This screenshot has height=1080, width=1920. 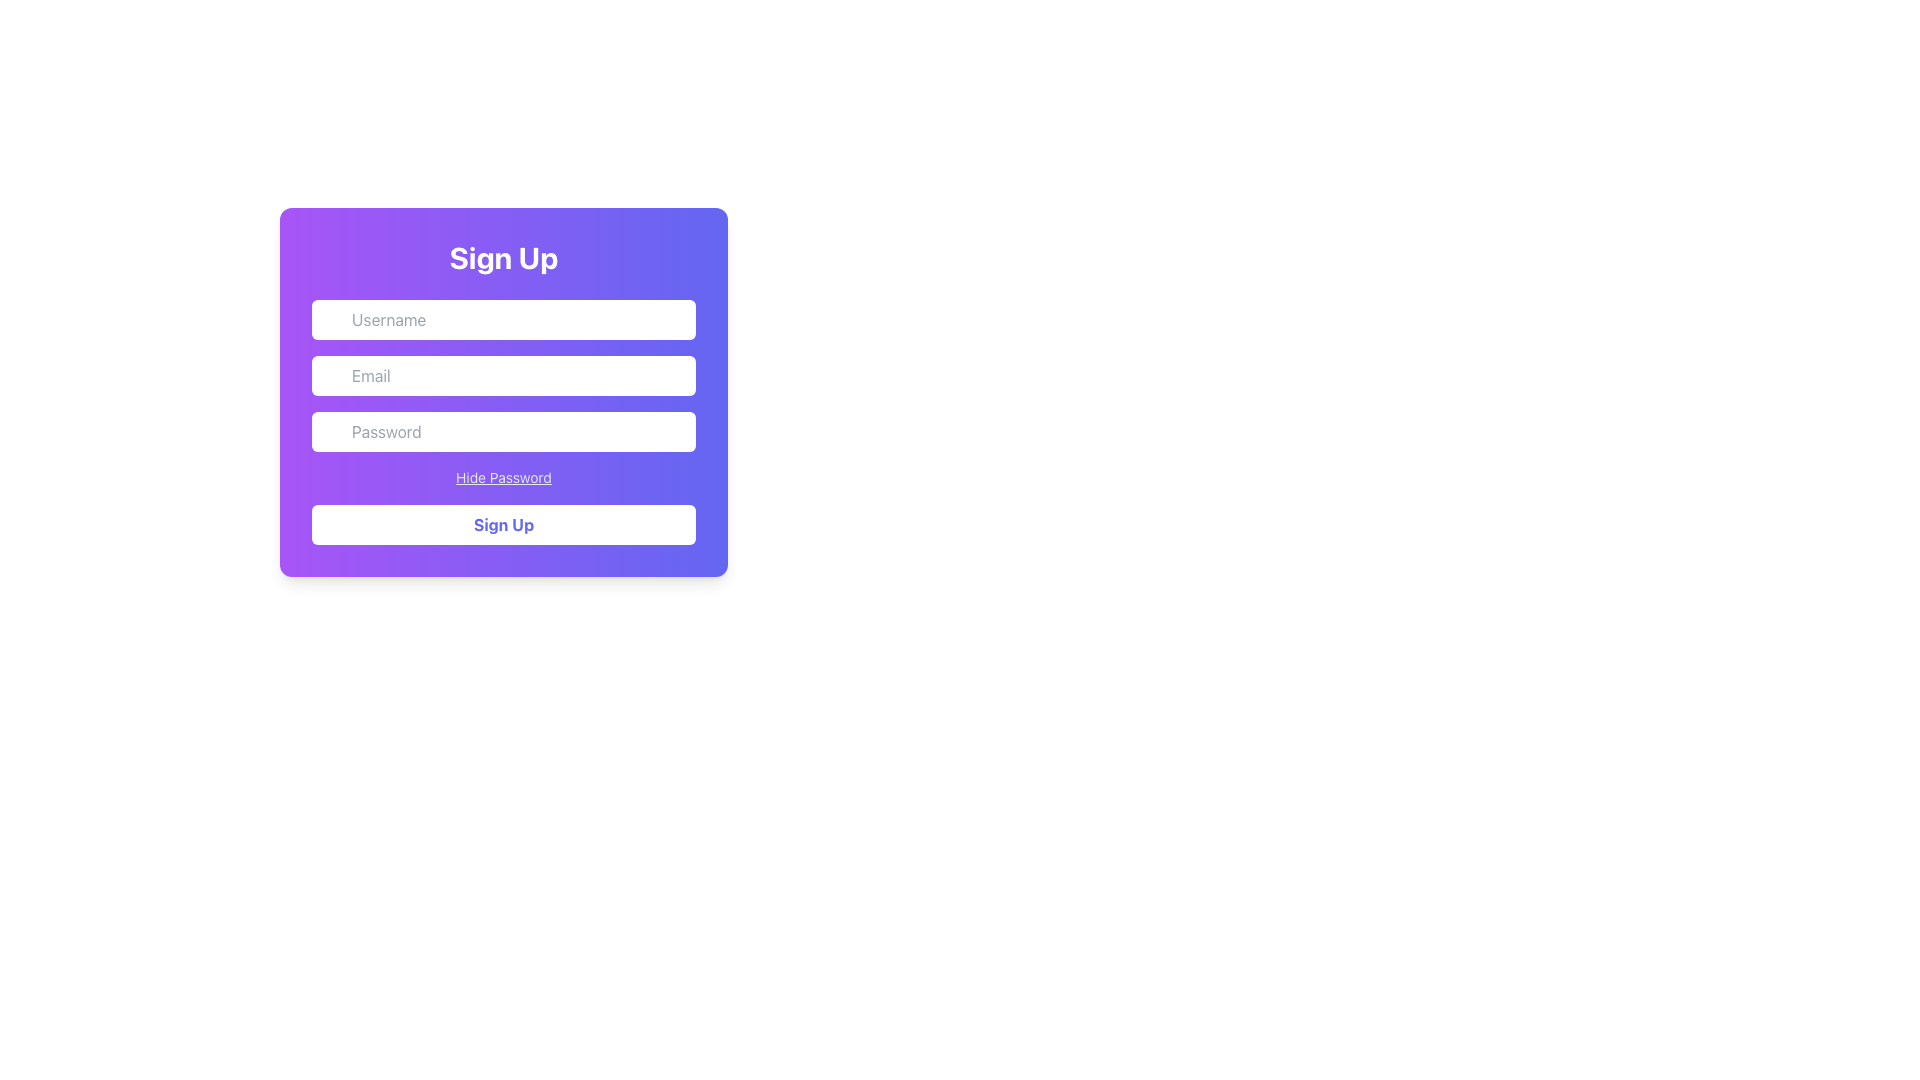 What do you see at coordinates (504, 478) in the screenshot?
I see `the interactive text link that toggles the visibility of the password in the password field above it` at bounding box center [504, 478].